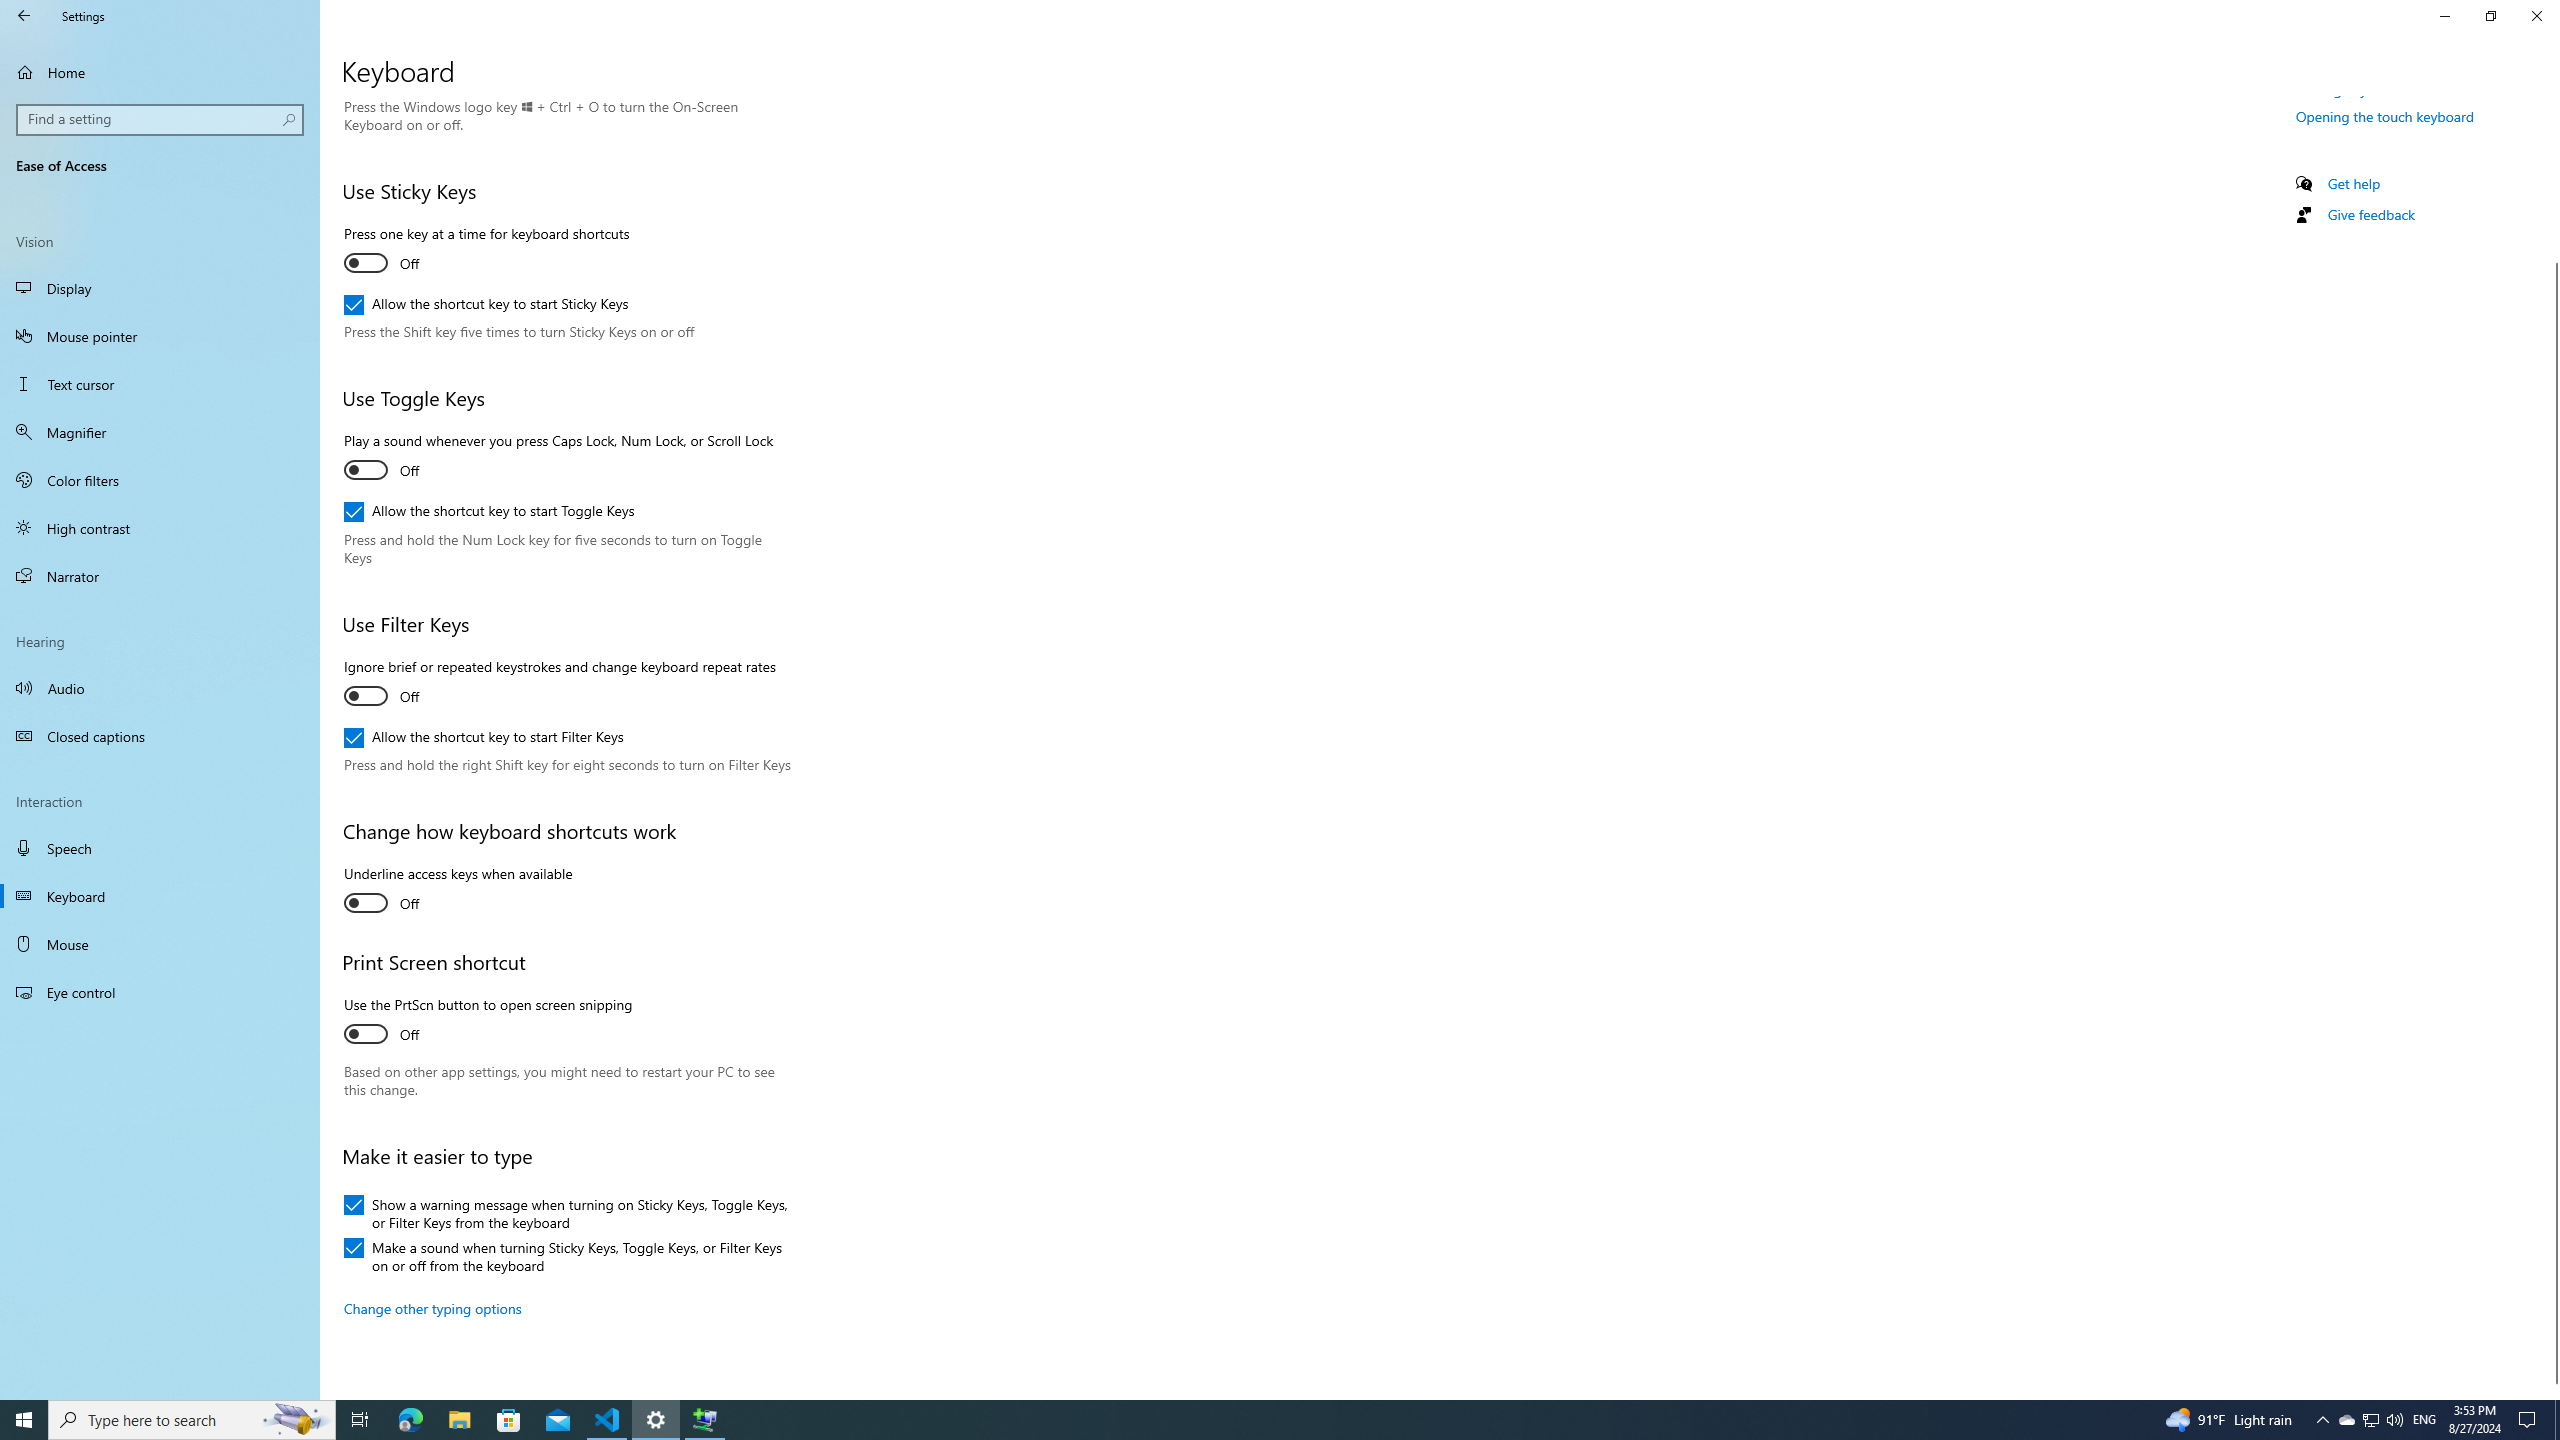  Describe the element at coordinates (159, 526) in the screenshot. I see `'High contrast'` at that location.